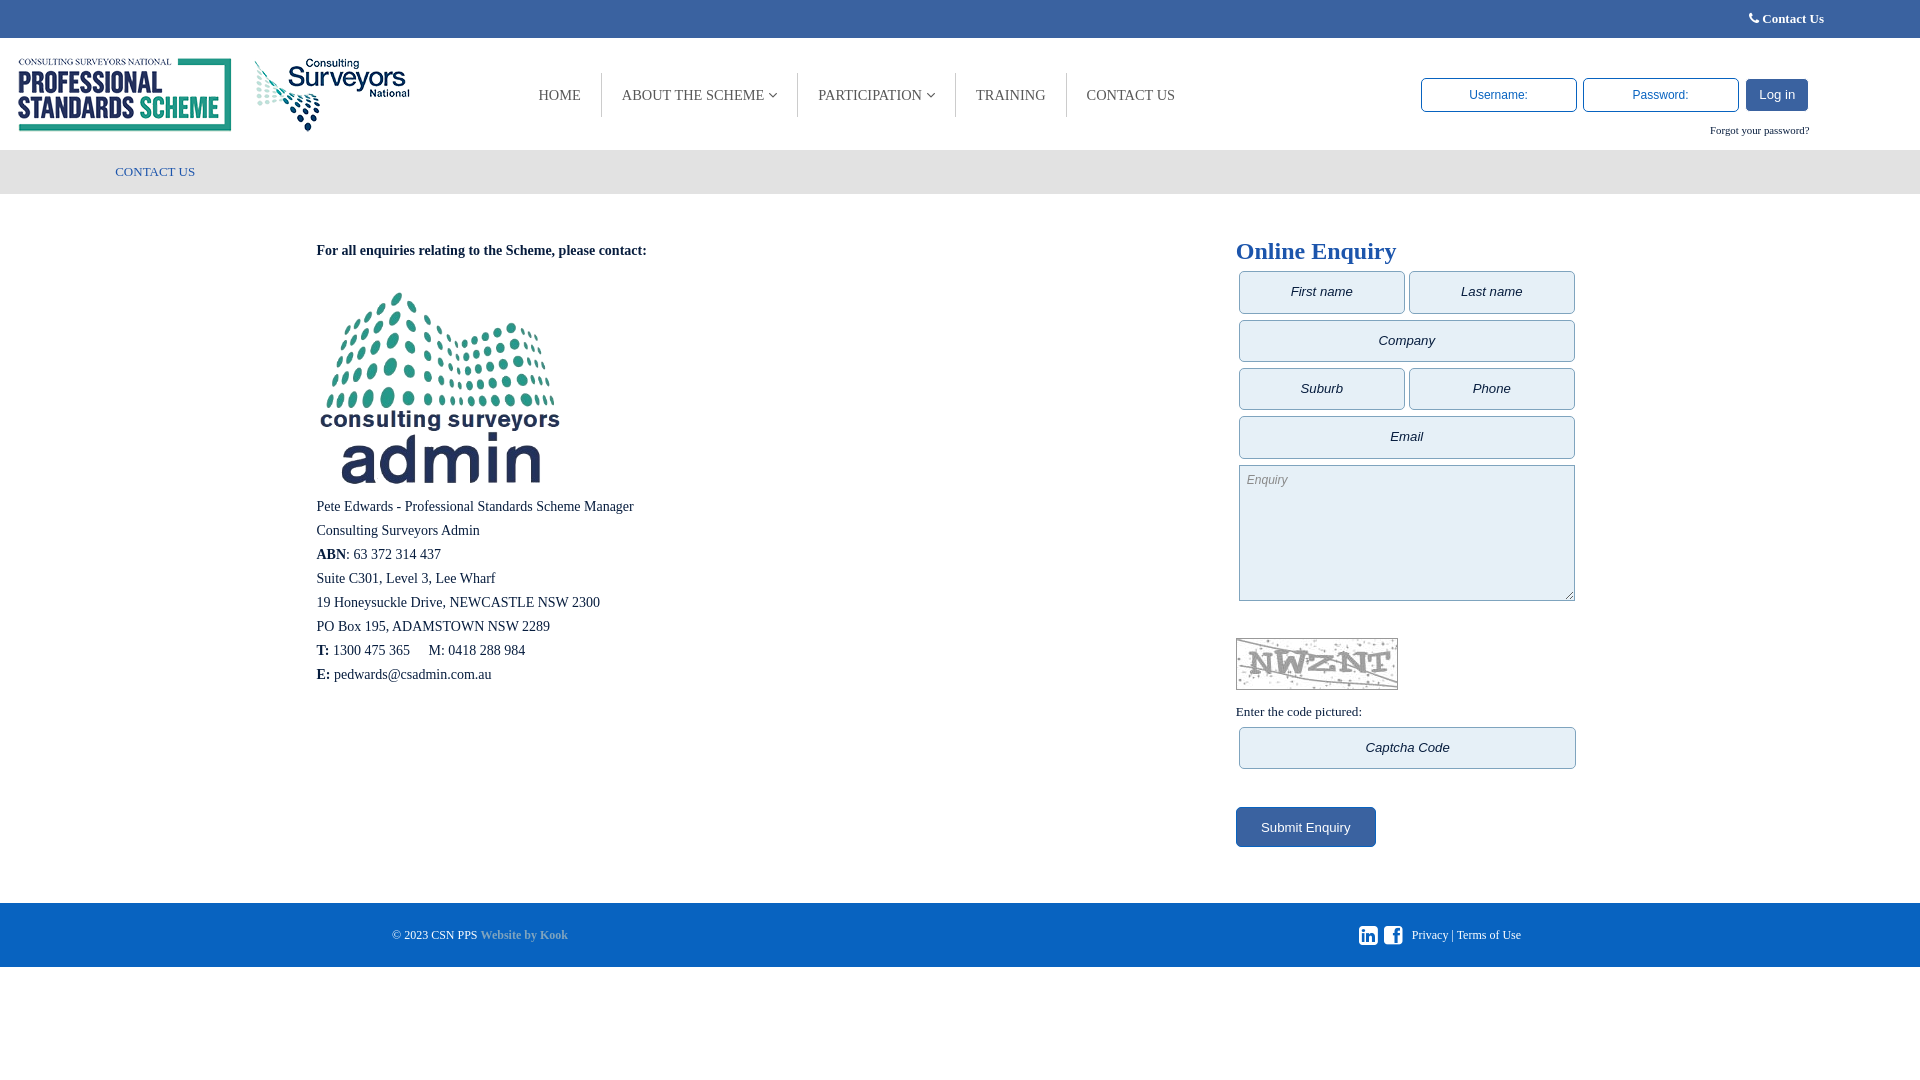 Image resolution: width=1920 pixels, height=1080 pixels. Describe the element at coordinates (1793, 18) in the screenshot. I see `'Contact Us'` at that location.